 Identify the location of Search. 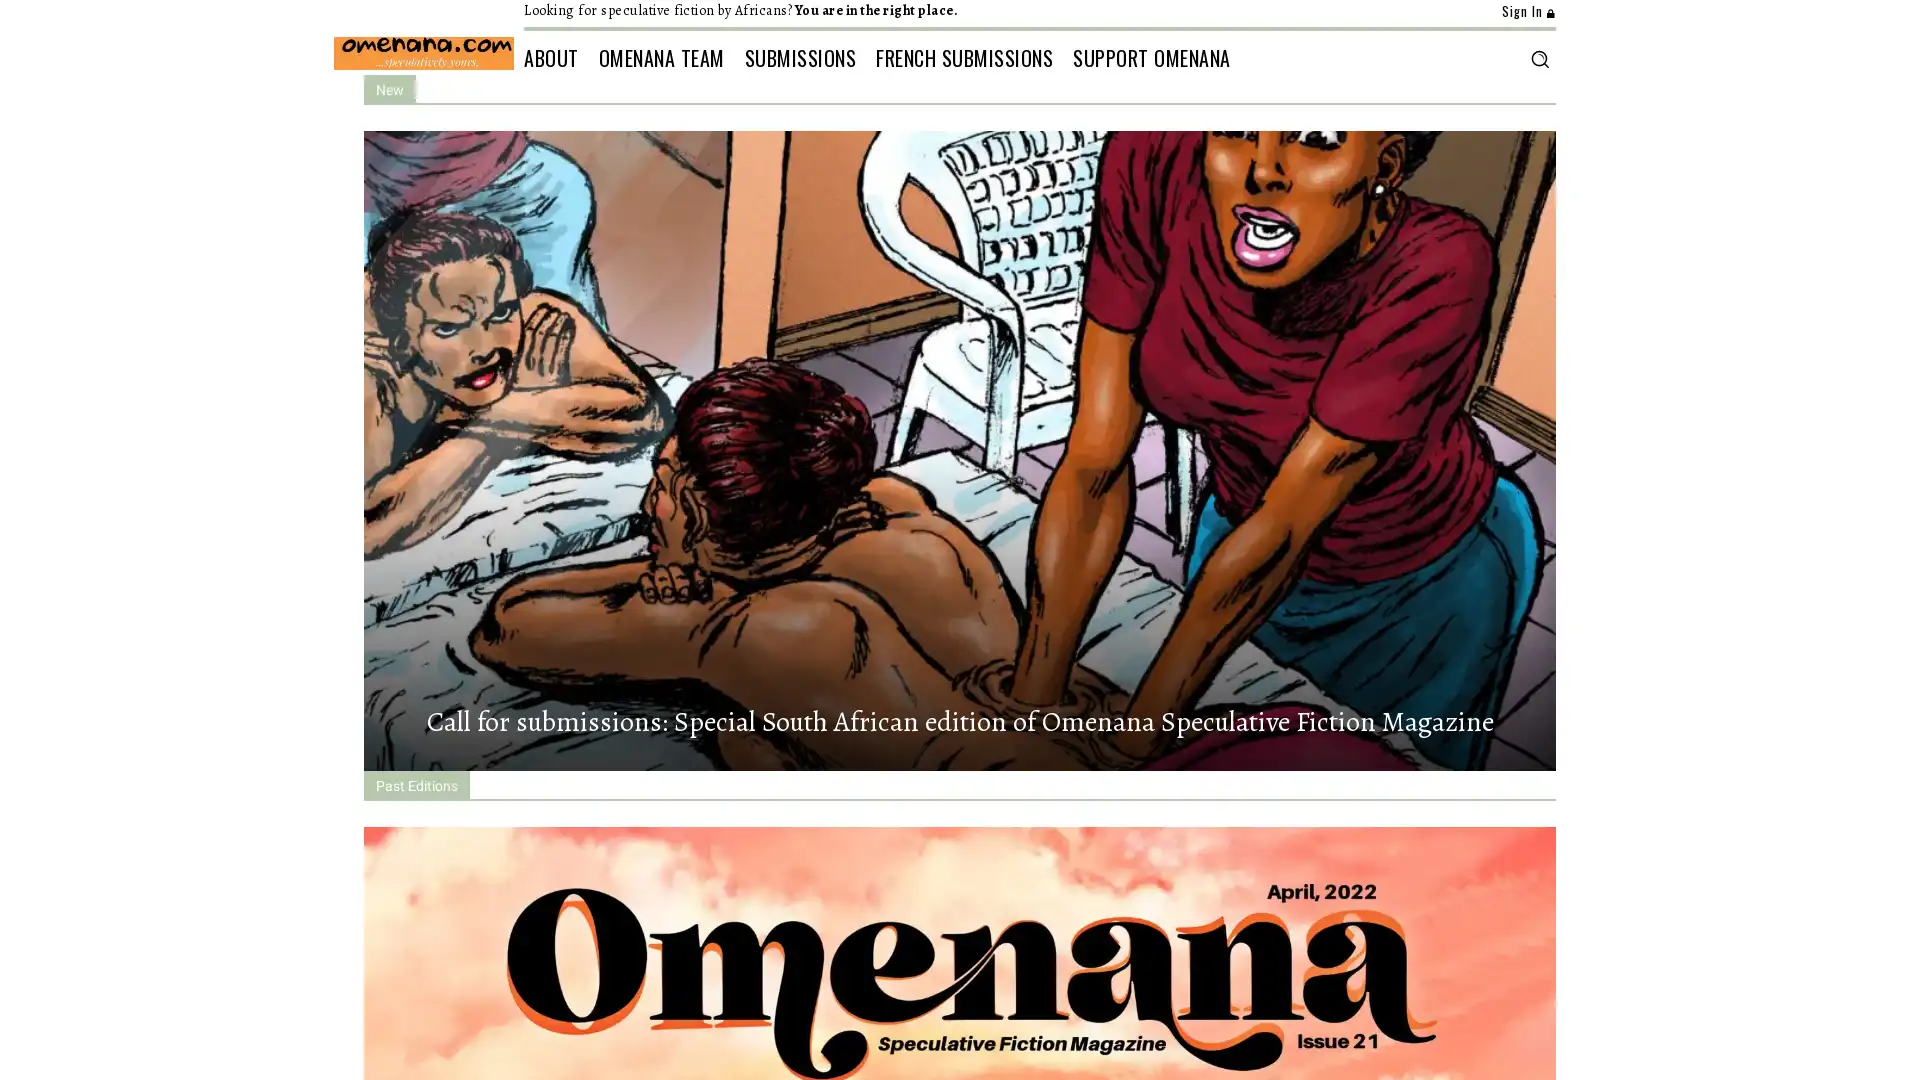
(1538, 57).